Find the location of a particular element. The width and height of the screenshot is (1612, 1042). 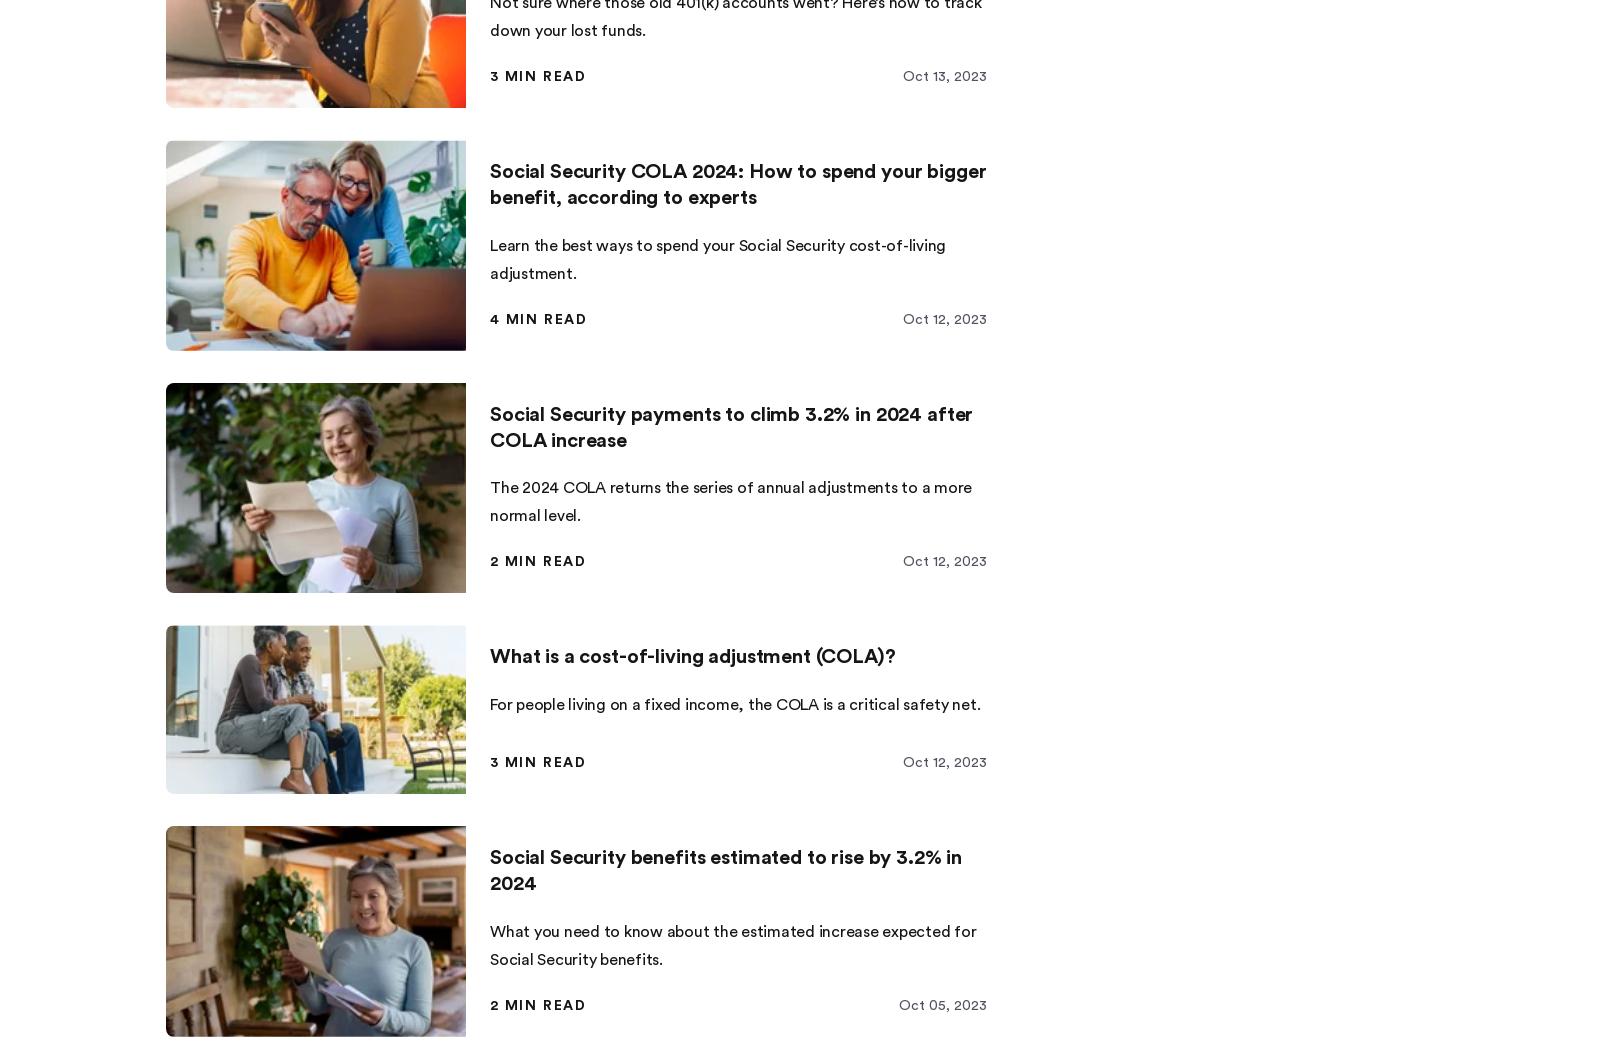

'Learn the best ways to spend your Social Security cost-of-living adjustment.' is located at coordinates (717, 258).